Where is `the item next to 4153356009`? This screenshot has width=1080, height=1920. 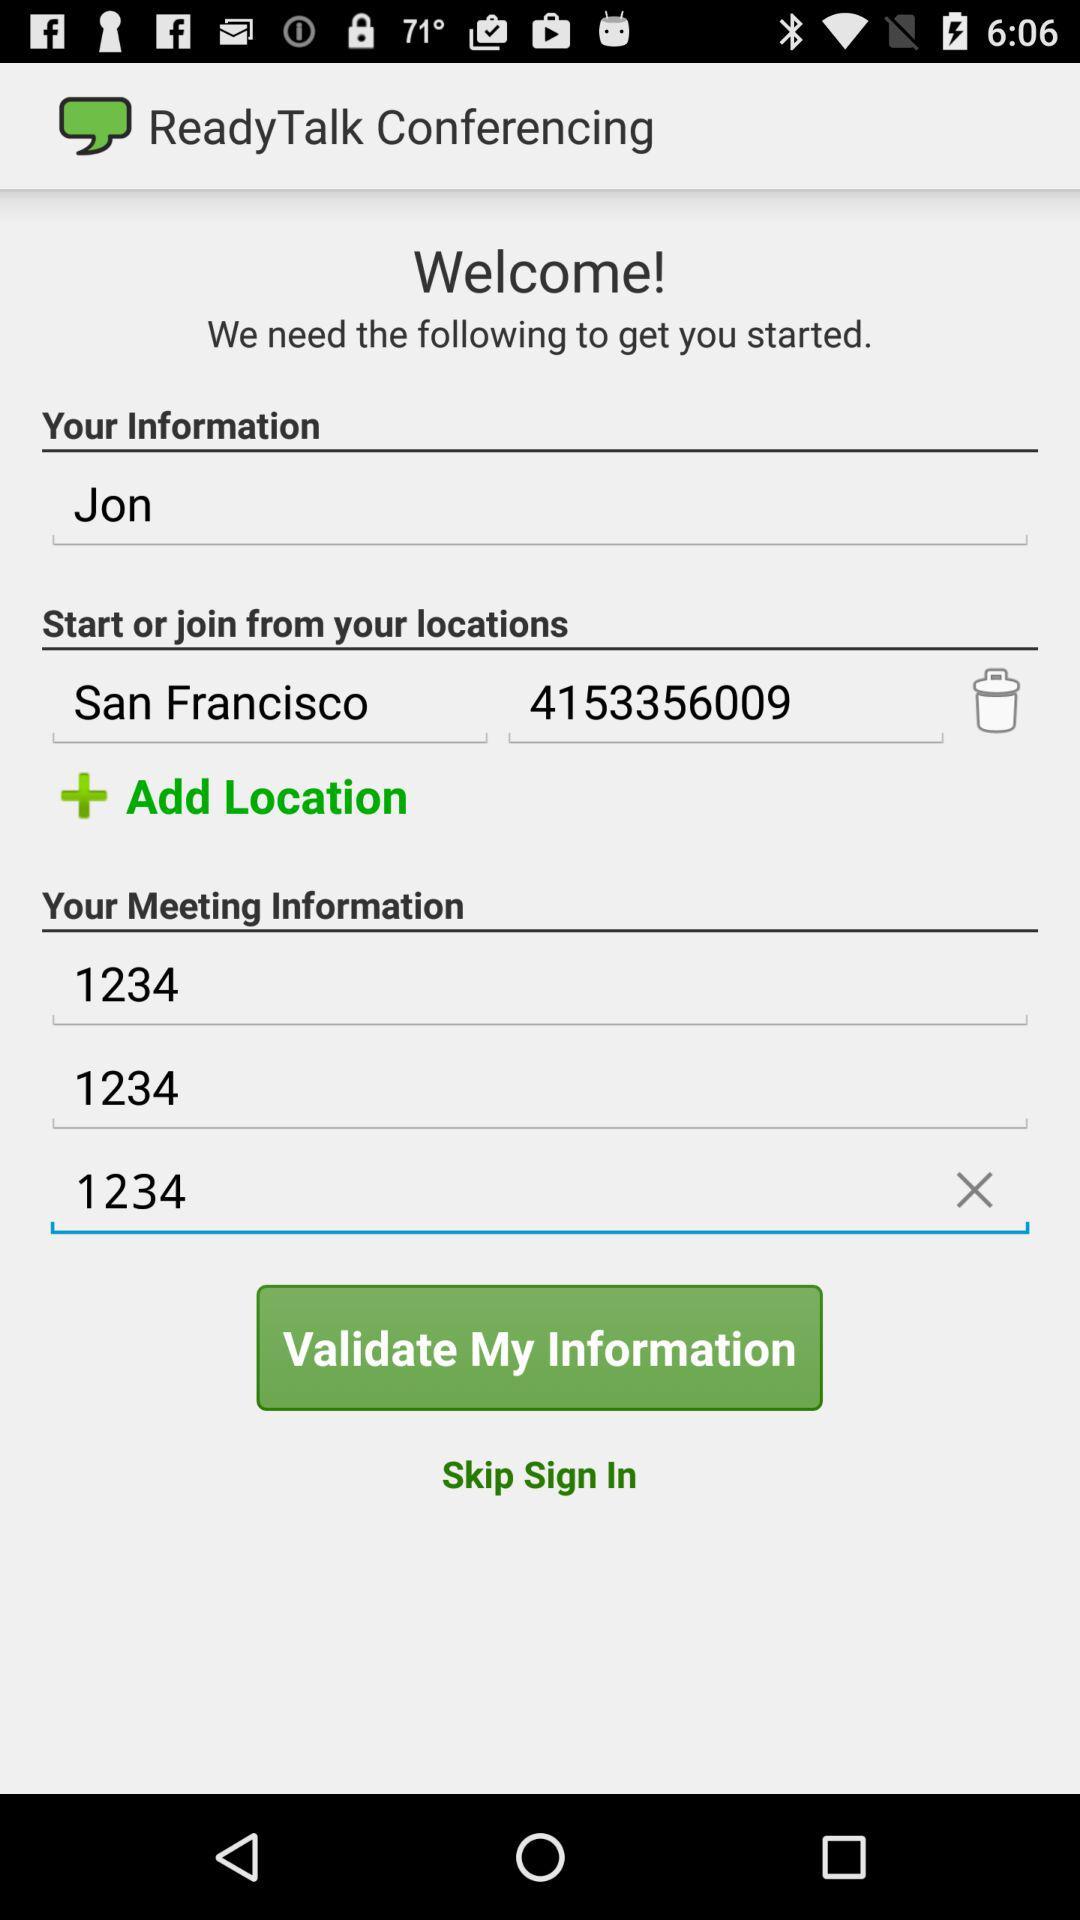
the item next to 4153356009 is located at coordinates (270, 701).